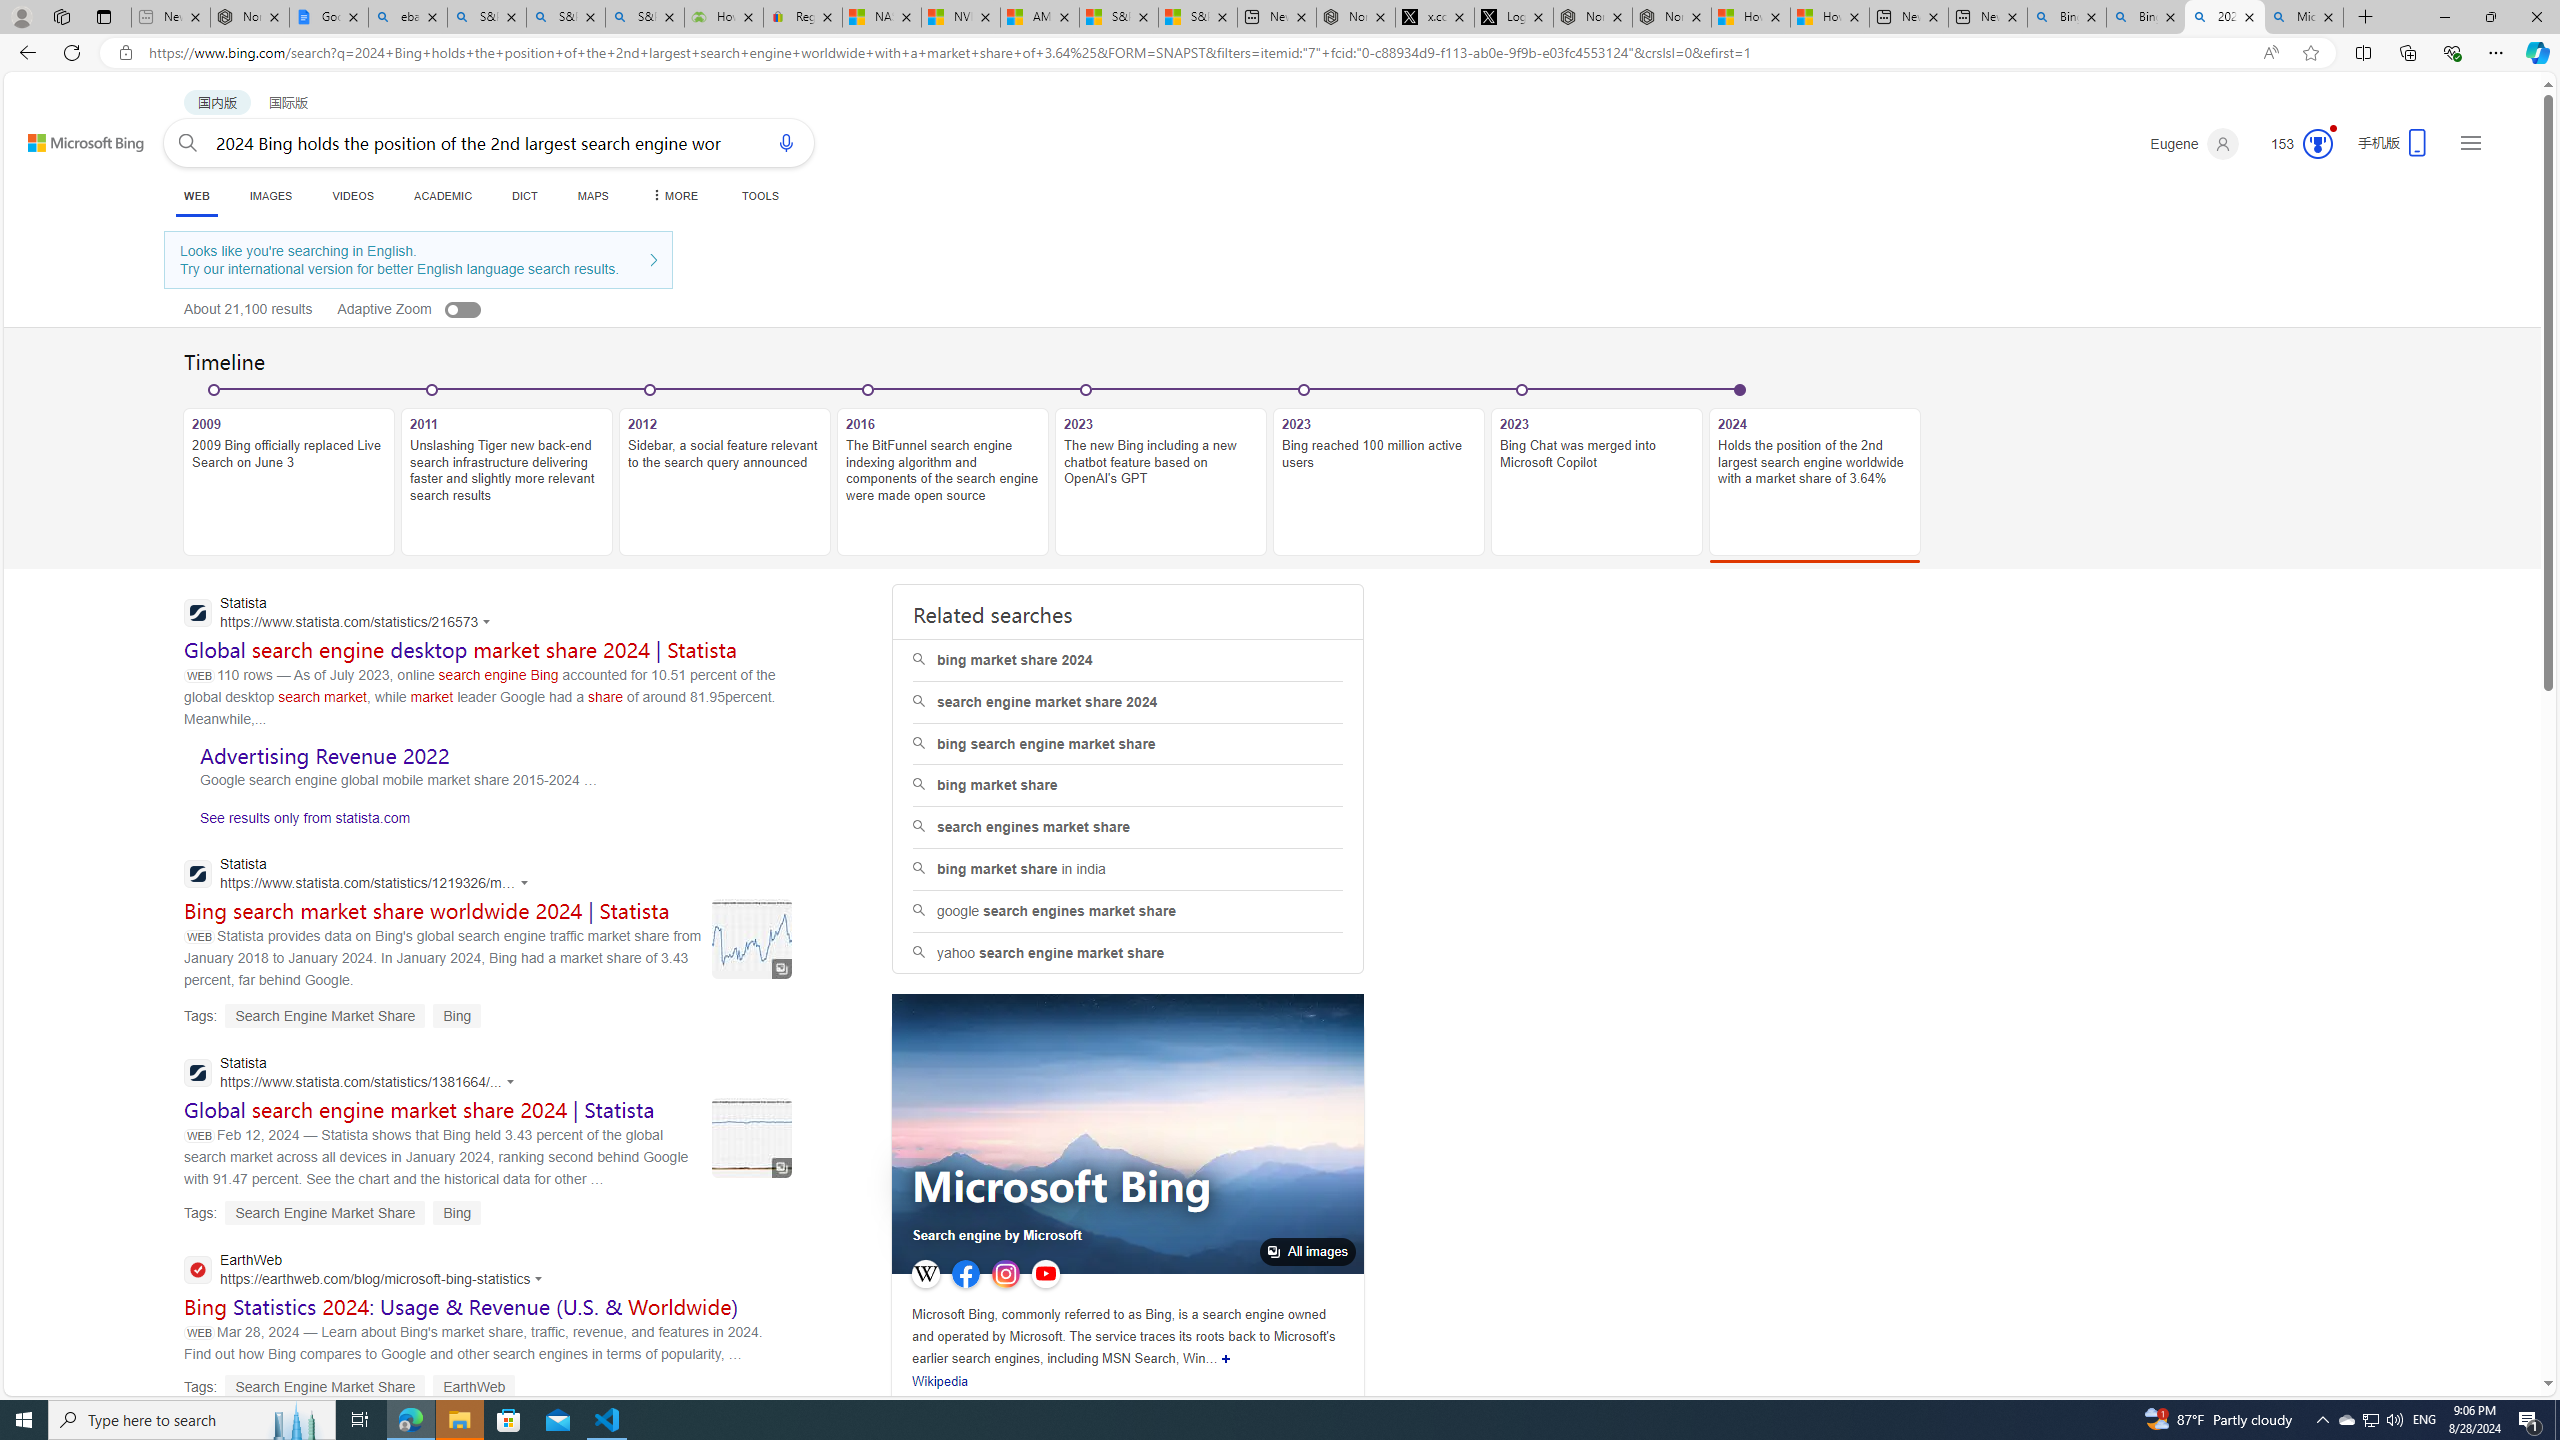  I want to click on 'ACADEMIC', so click(444, 195).